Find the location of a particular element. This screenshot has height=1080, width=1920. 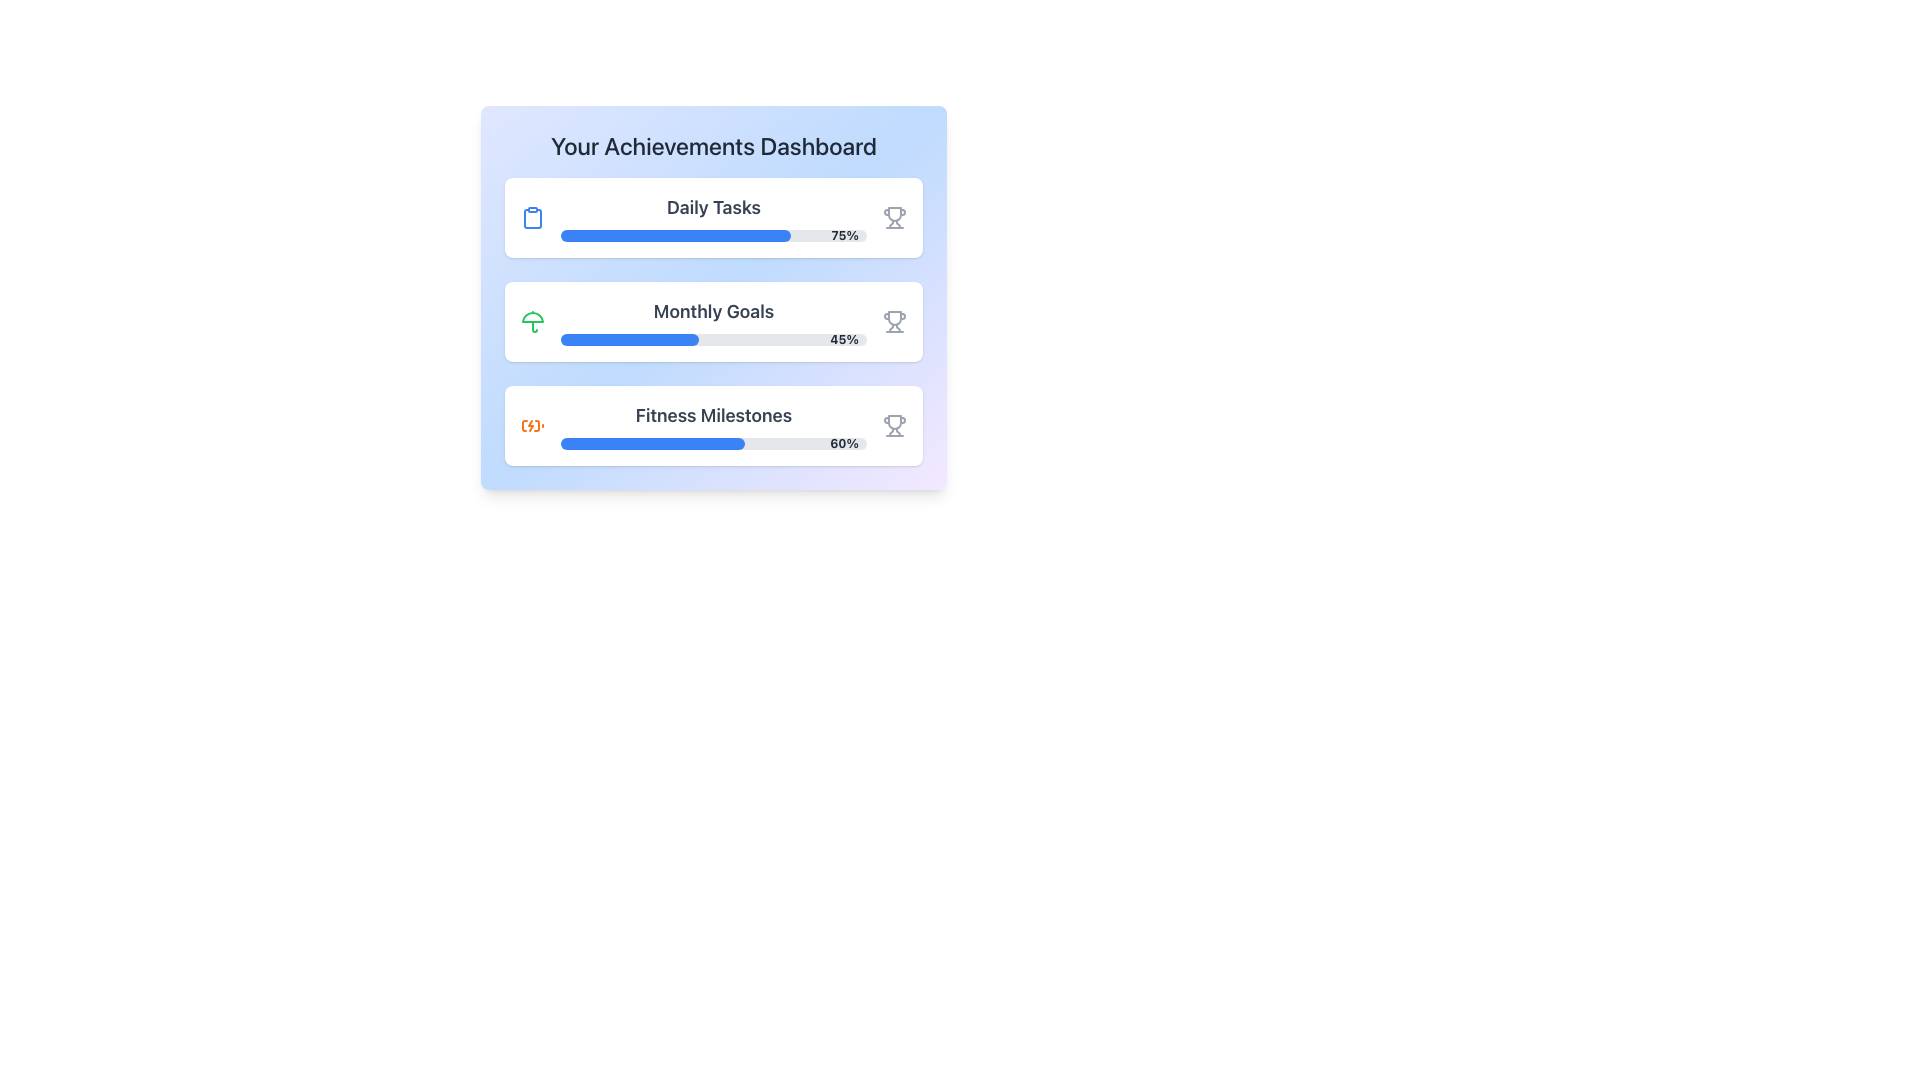

the current progress visually on the Progress Bar located in the 'Daily Tasks' section, which indicates that it is 75% complete is located at coordinates (675, 234).